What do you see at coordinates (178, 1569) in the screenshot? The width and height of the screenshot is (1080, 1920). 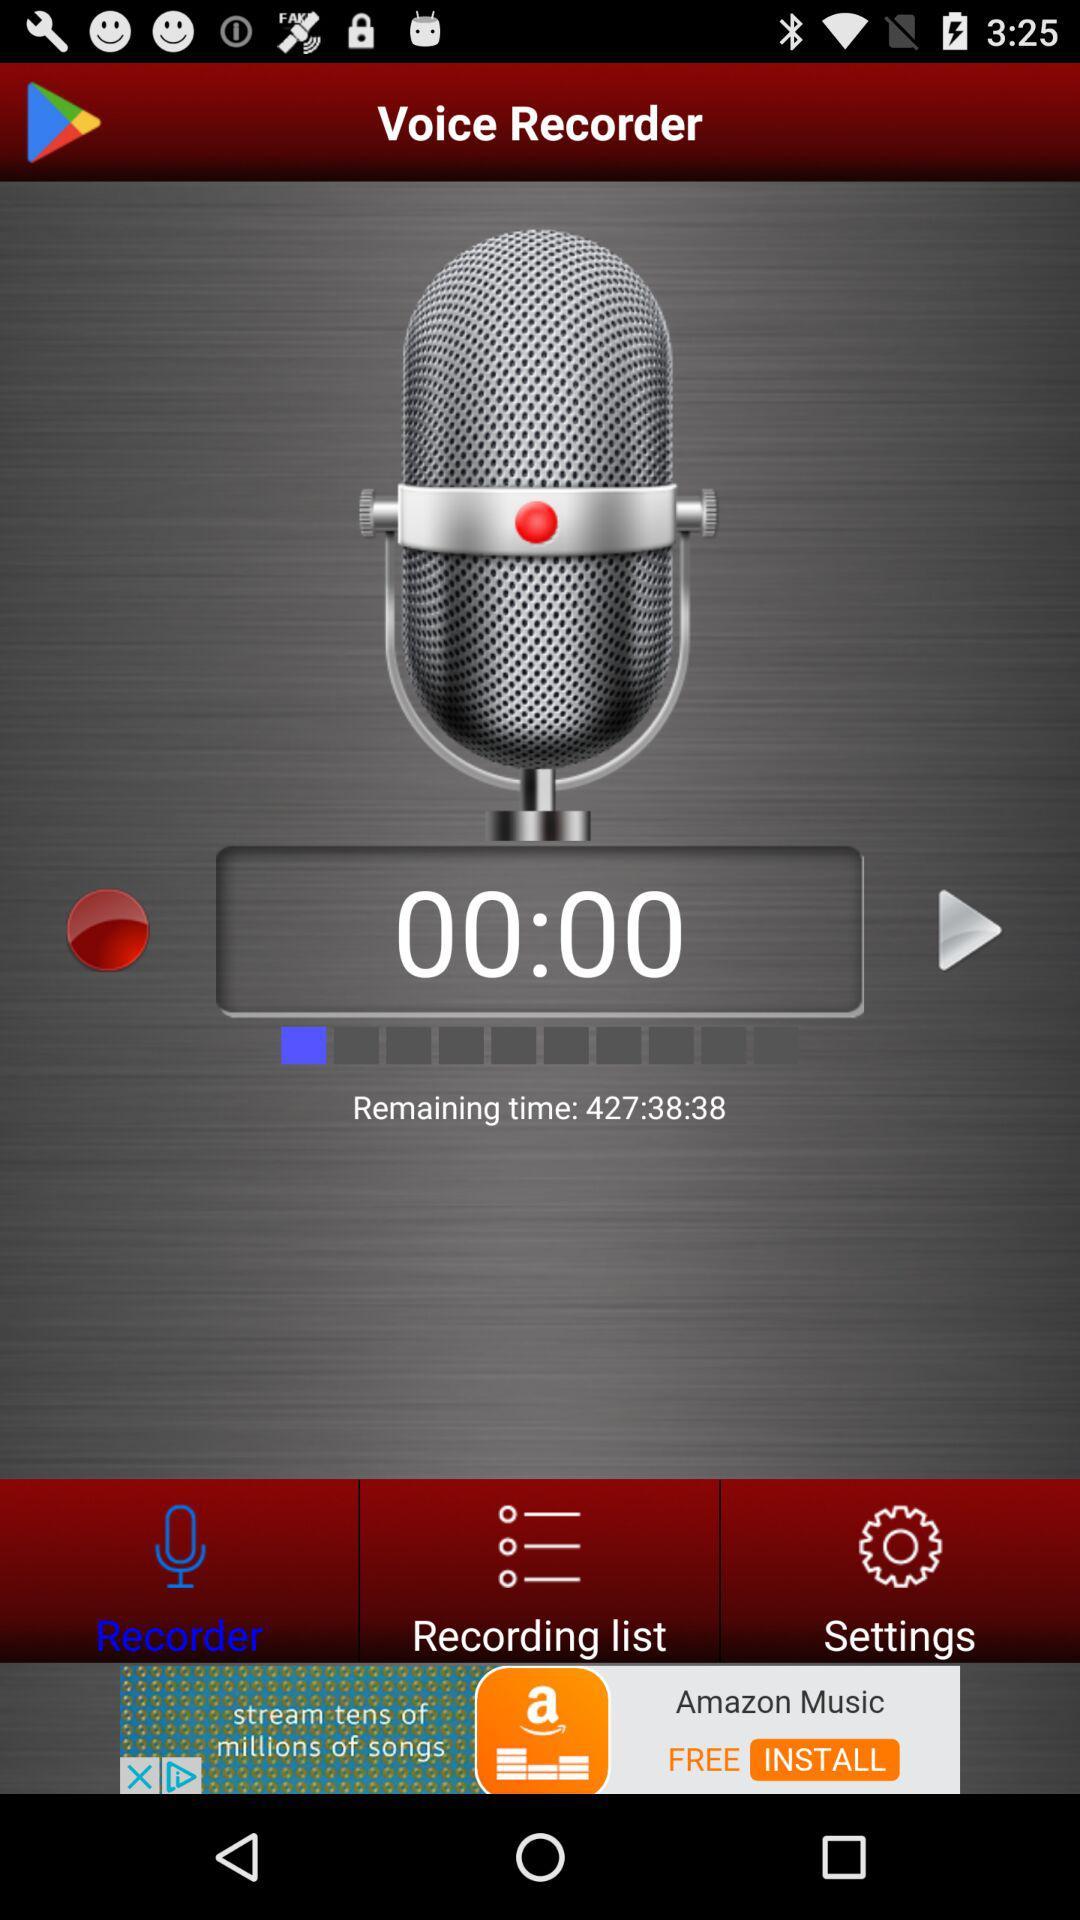 I see `recorder` at bounding box center [178, 1569].